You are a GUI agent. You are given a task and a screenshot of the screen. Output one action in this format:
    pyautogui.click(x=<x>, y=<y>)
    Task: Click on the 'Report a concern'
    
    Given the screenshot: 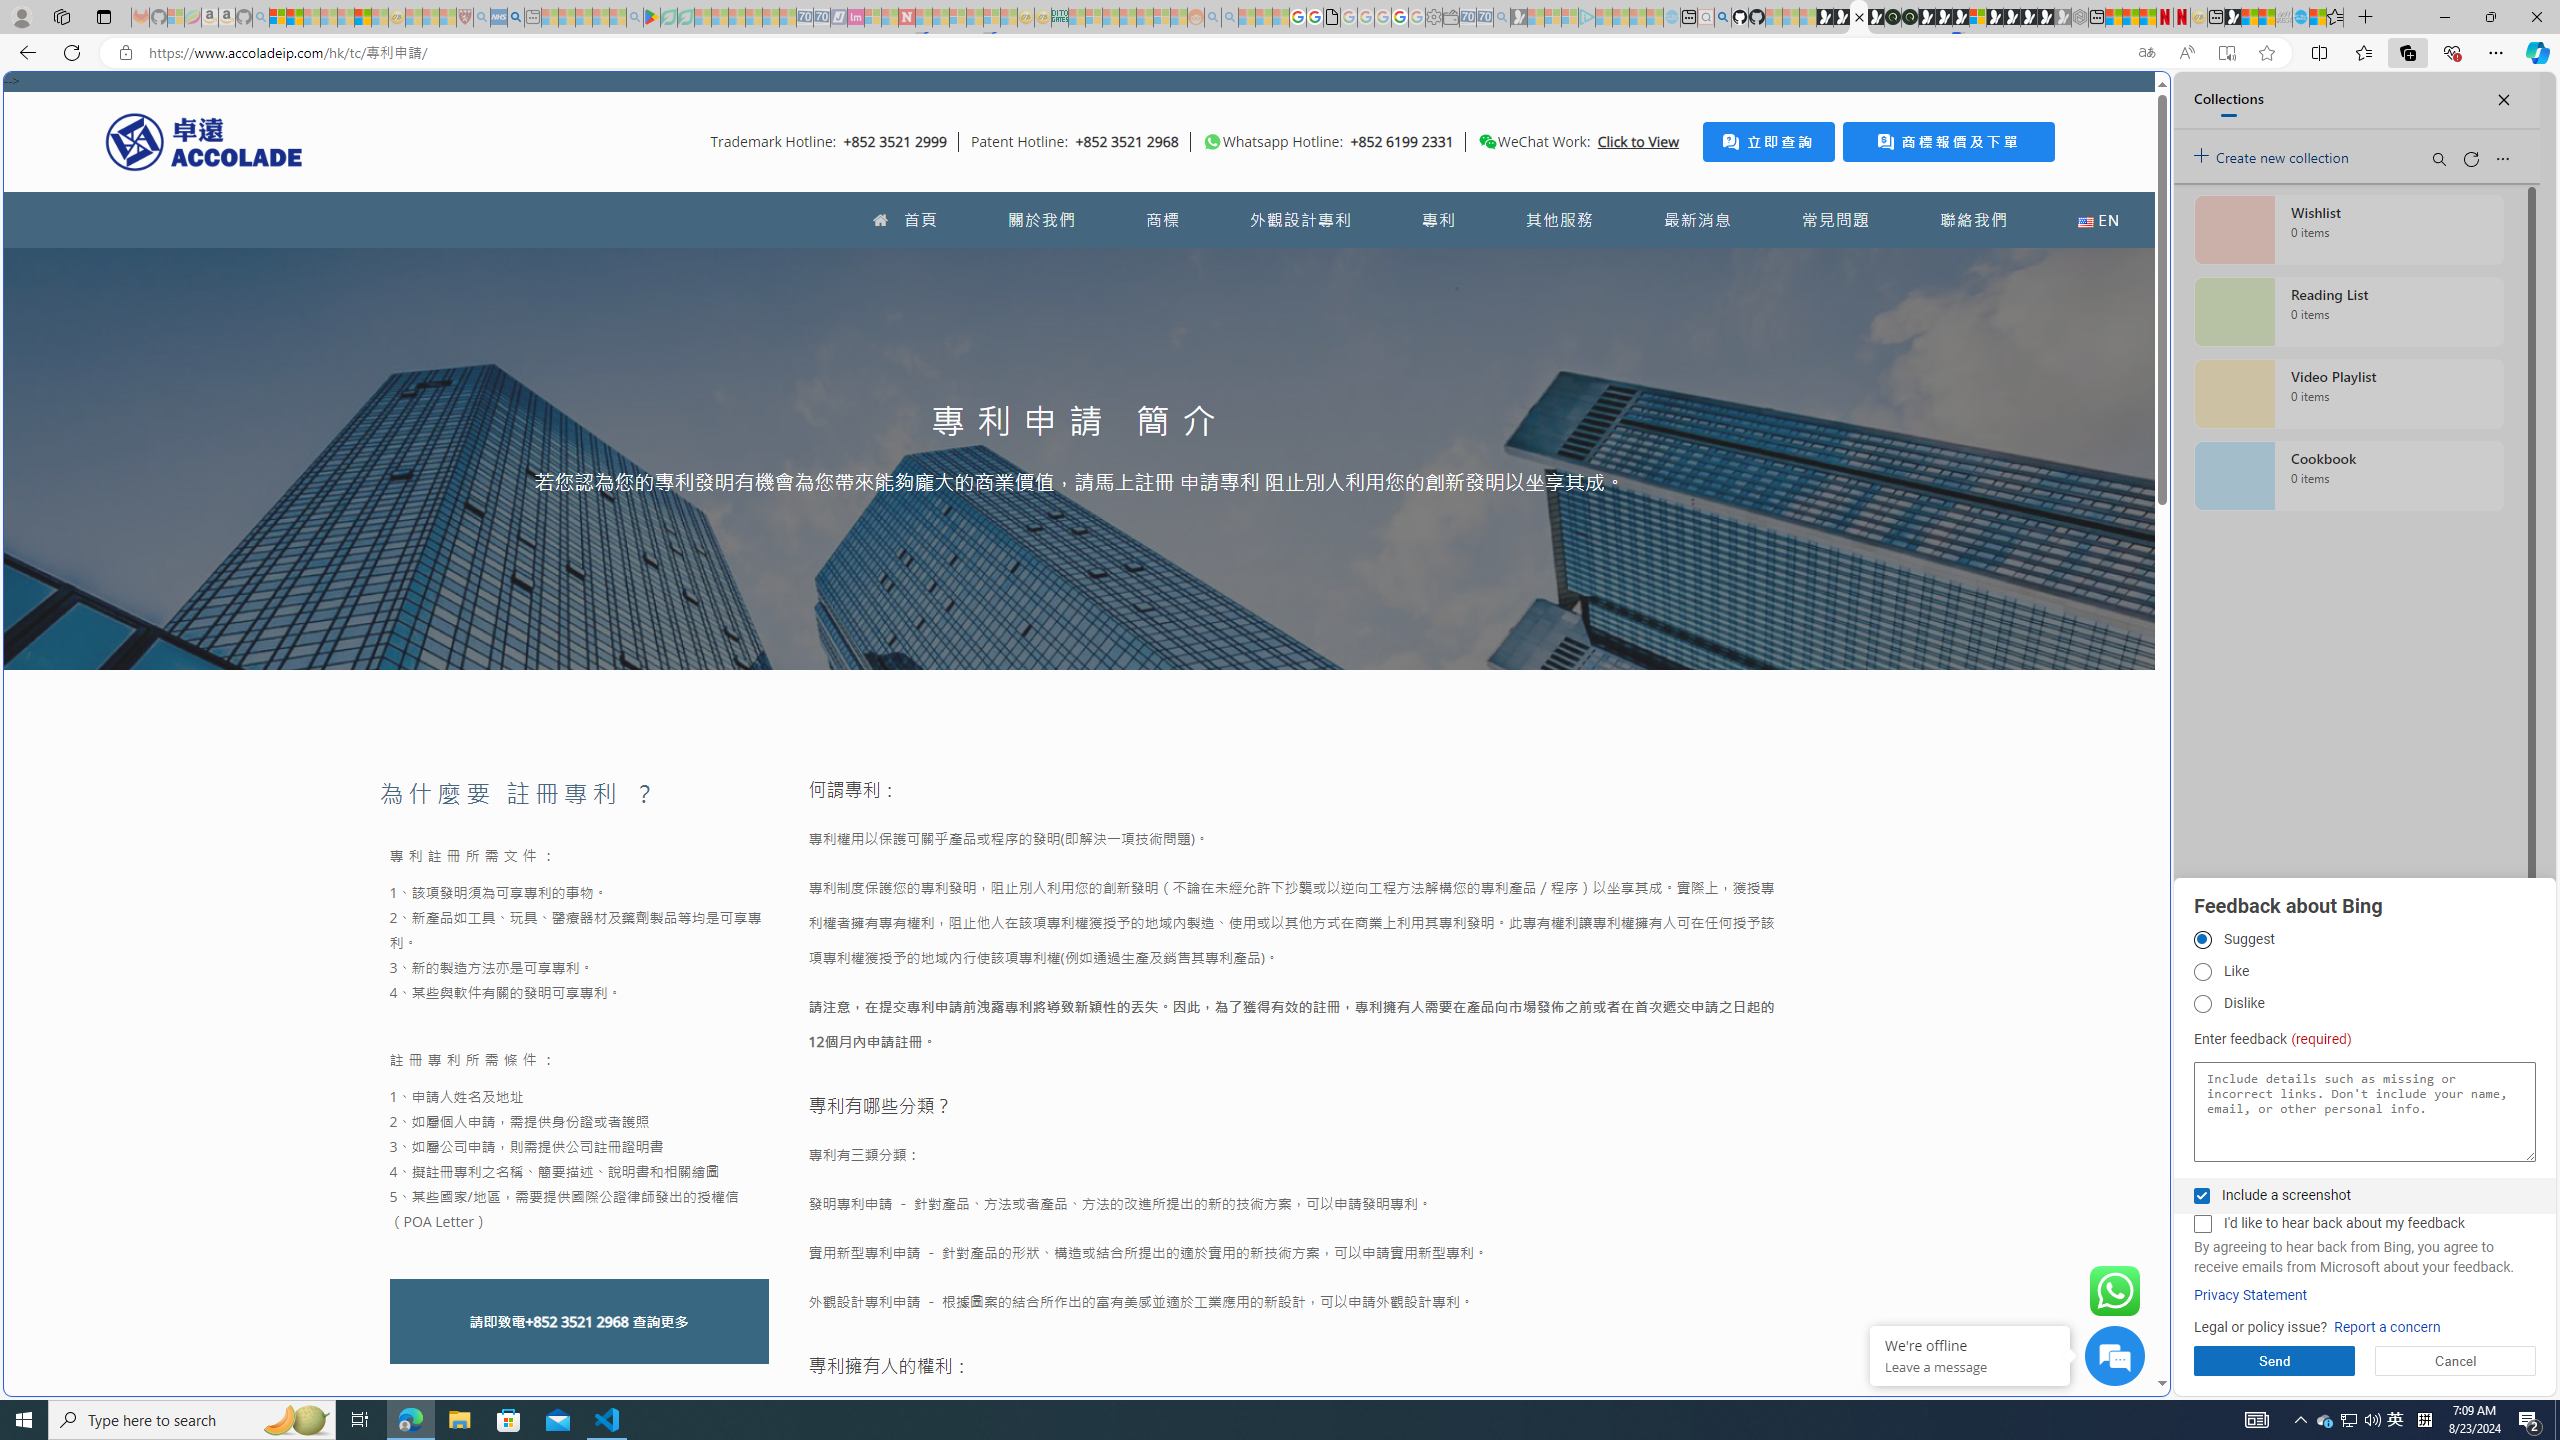 What is the action you would take?
    pyautogui.click(x=2388, y=1326)
    